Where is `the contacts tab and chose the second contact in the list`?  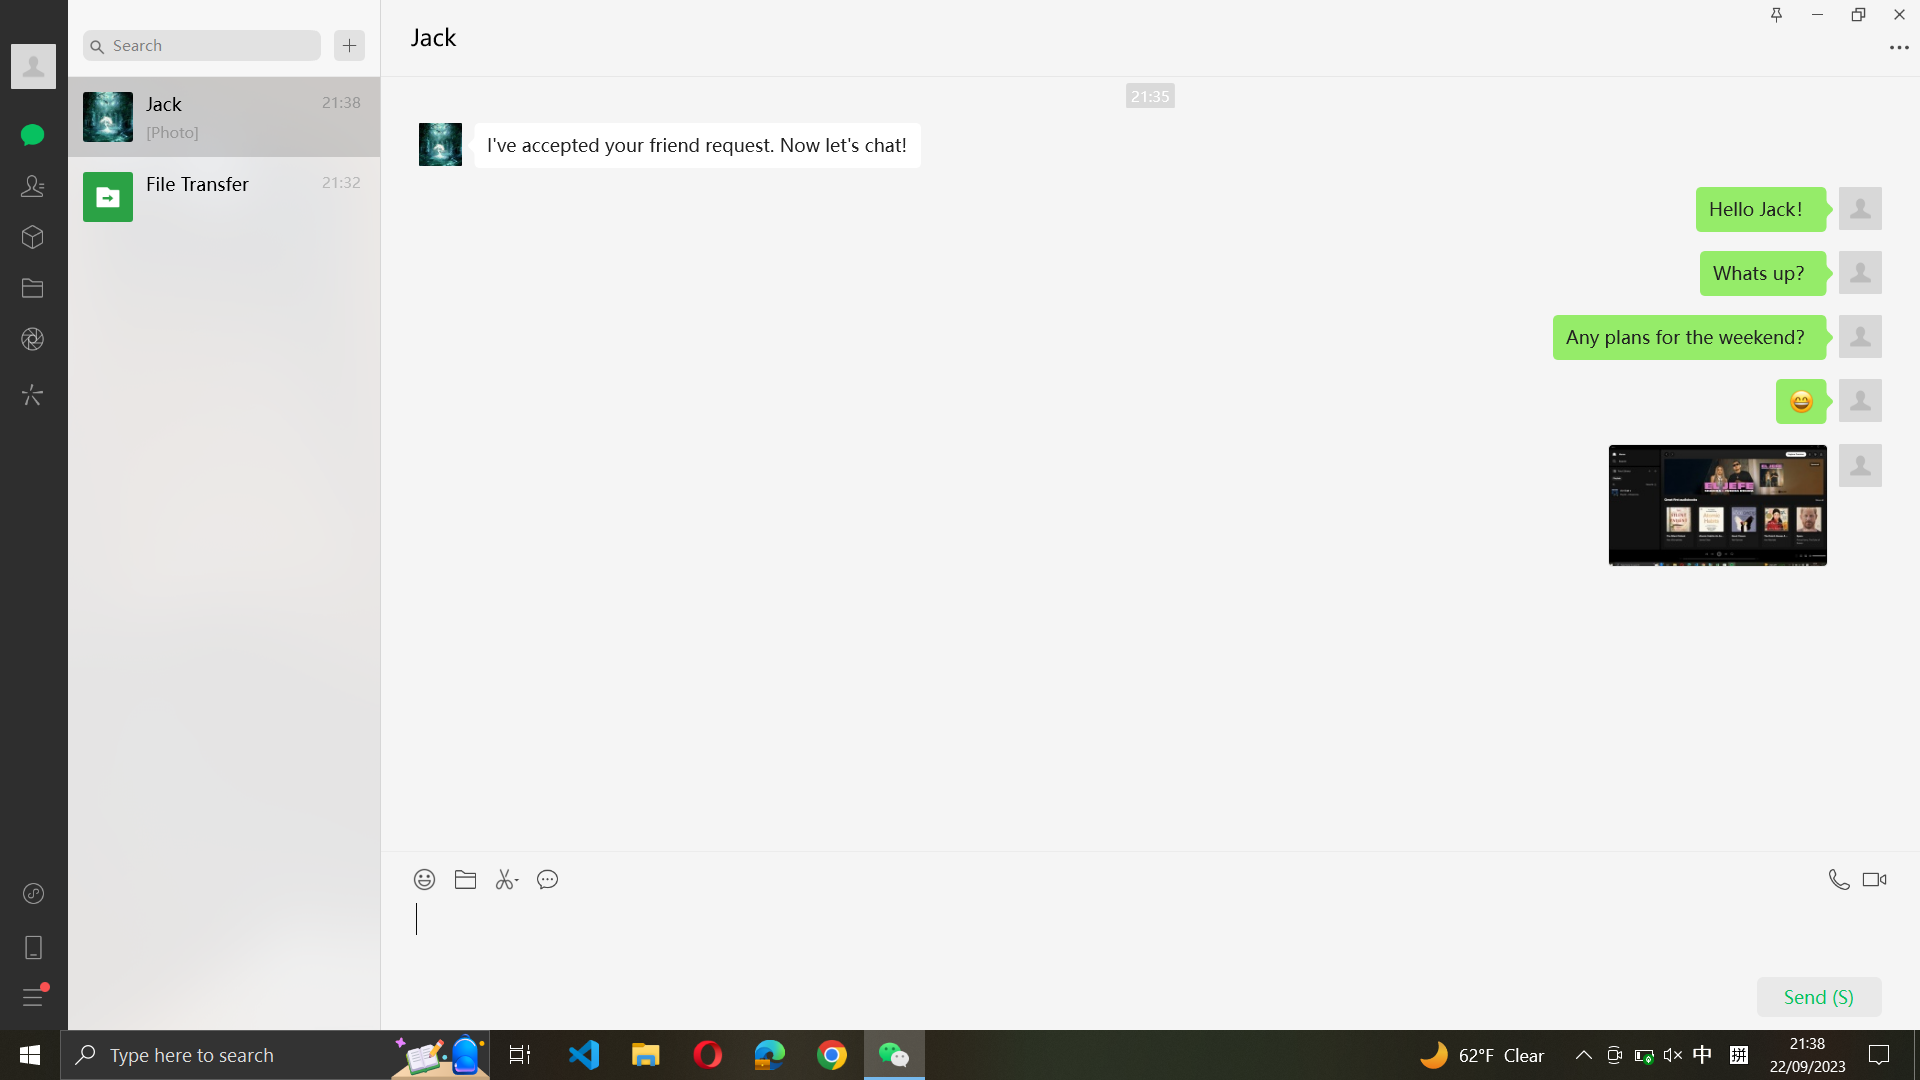
the contacts tab and chose the second contact in the list is located at coordinates (33, 185).